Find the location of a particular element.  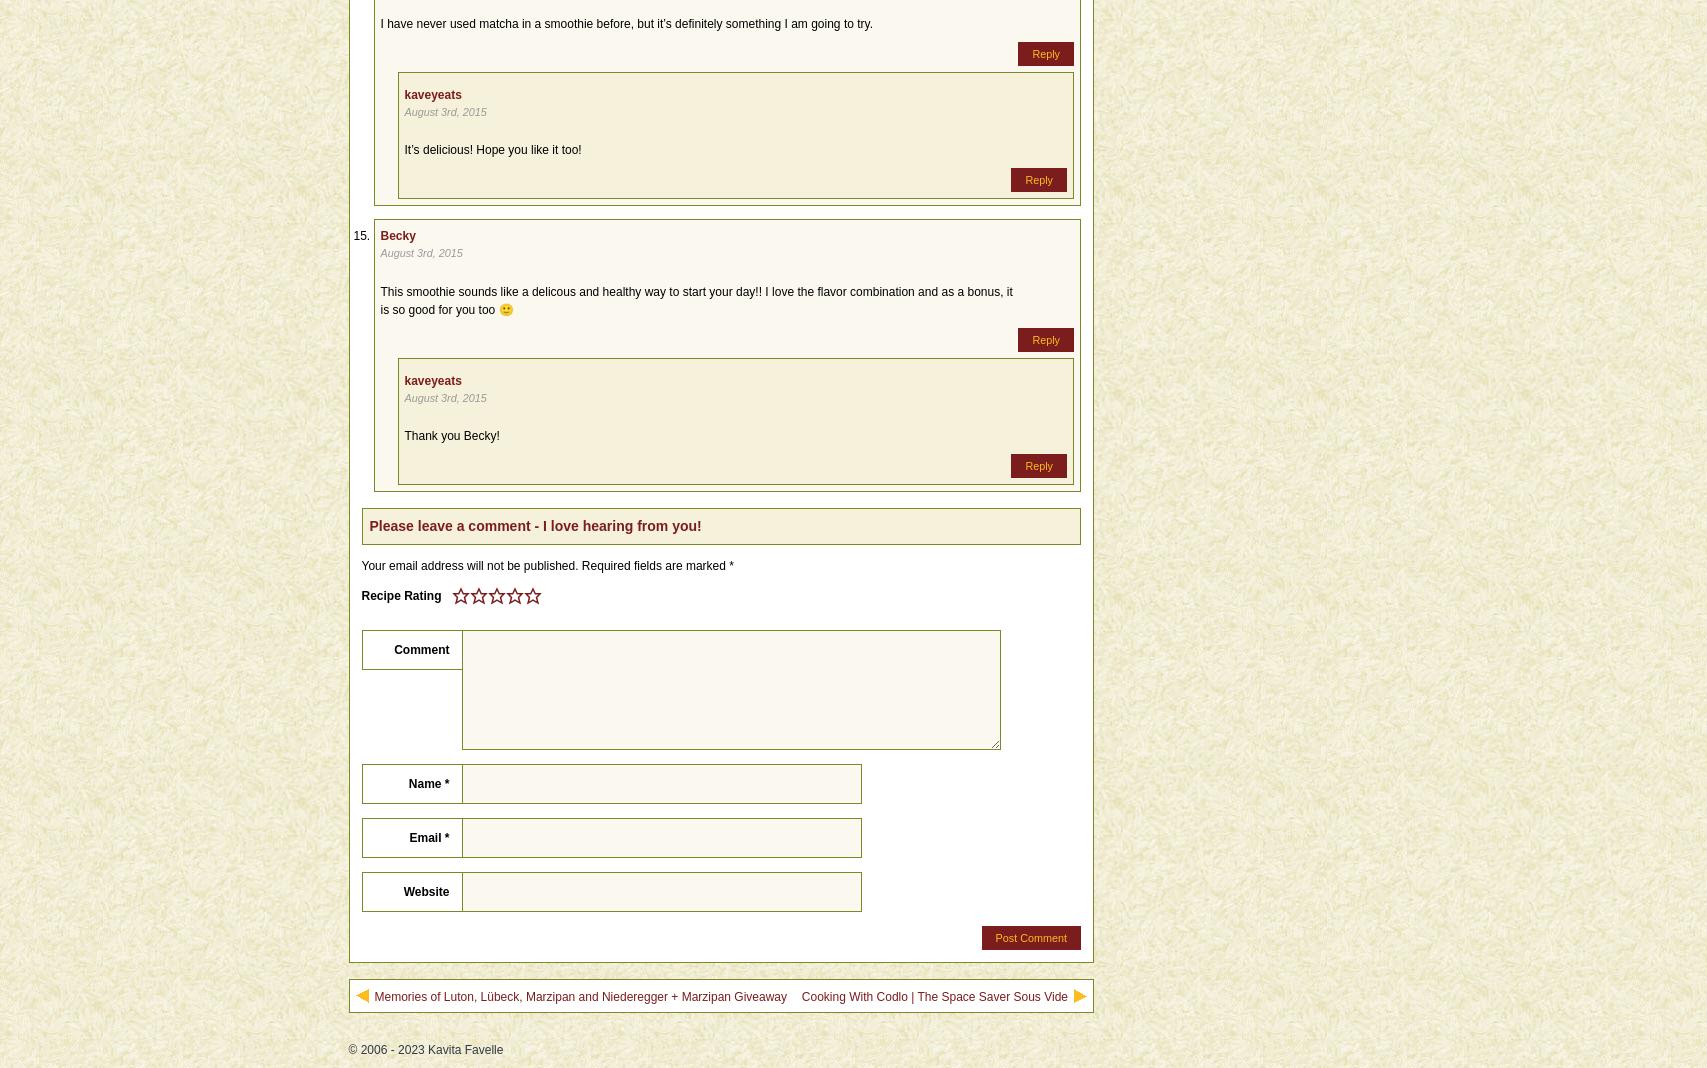

'Required fields are marked' is located at coordinates (653, 563).